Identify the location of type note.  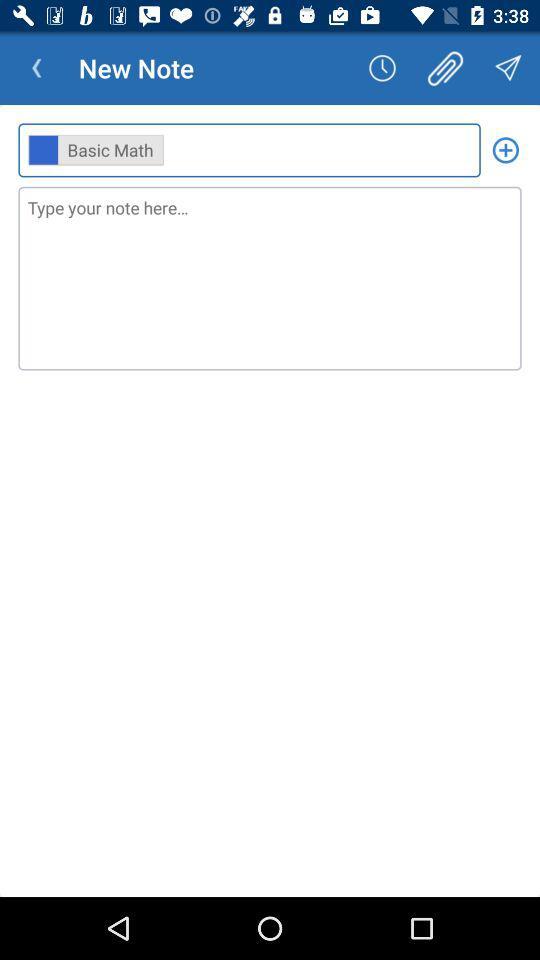
(270, 277).